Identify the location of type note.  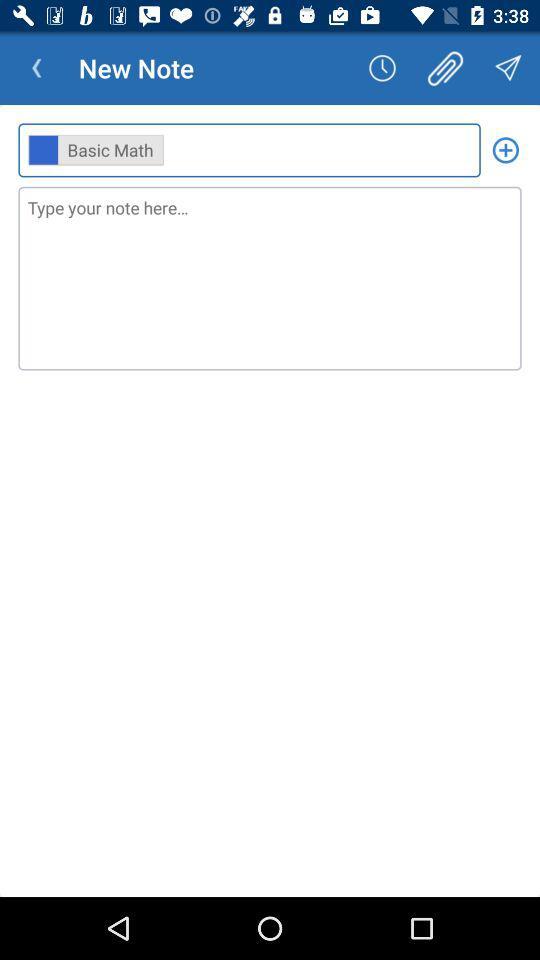
(270, 277).